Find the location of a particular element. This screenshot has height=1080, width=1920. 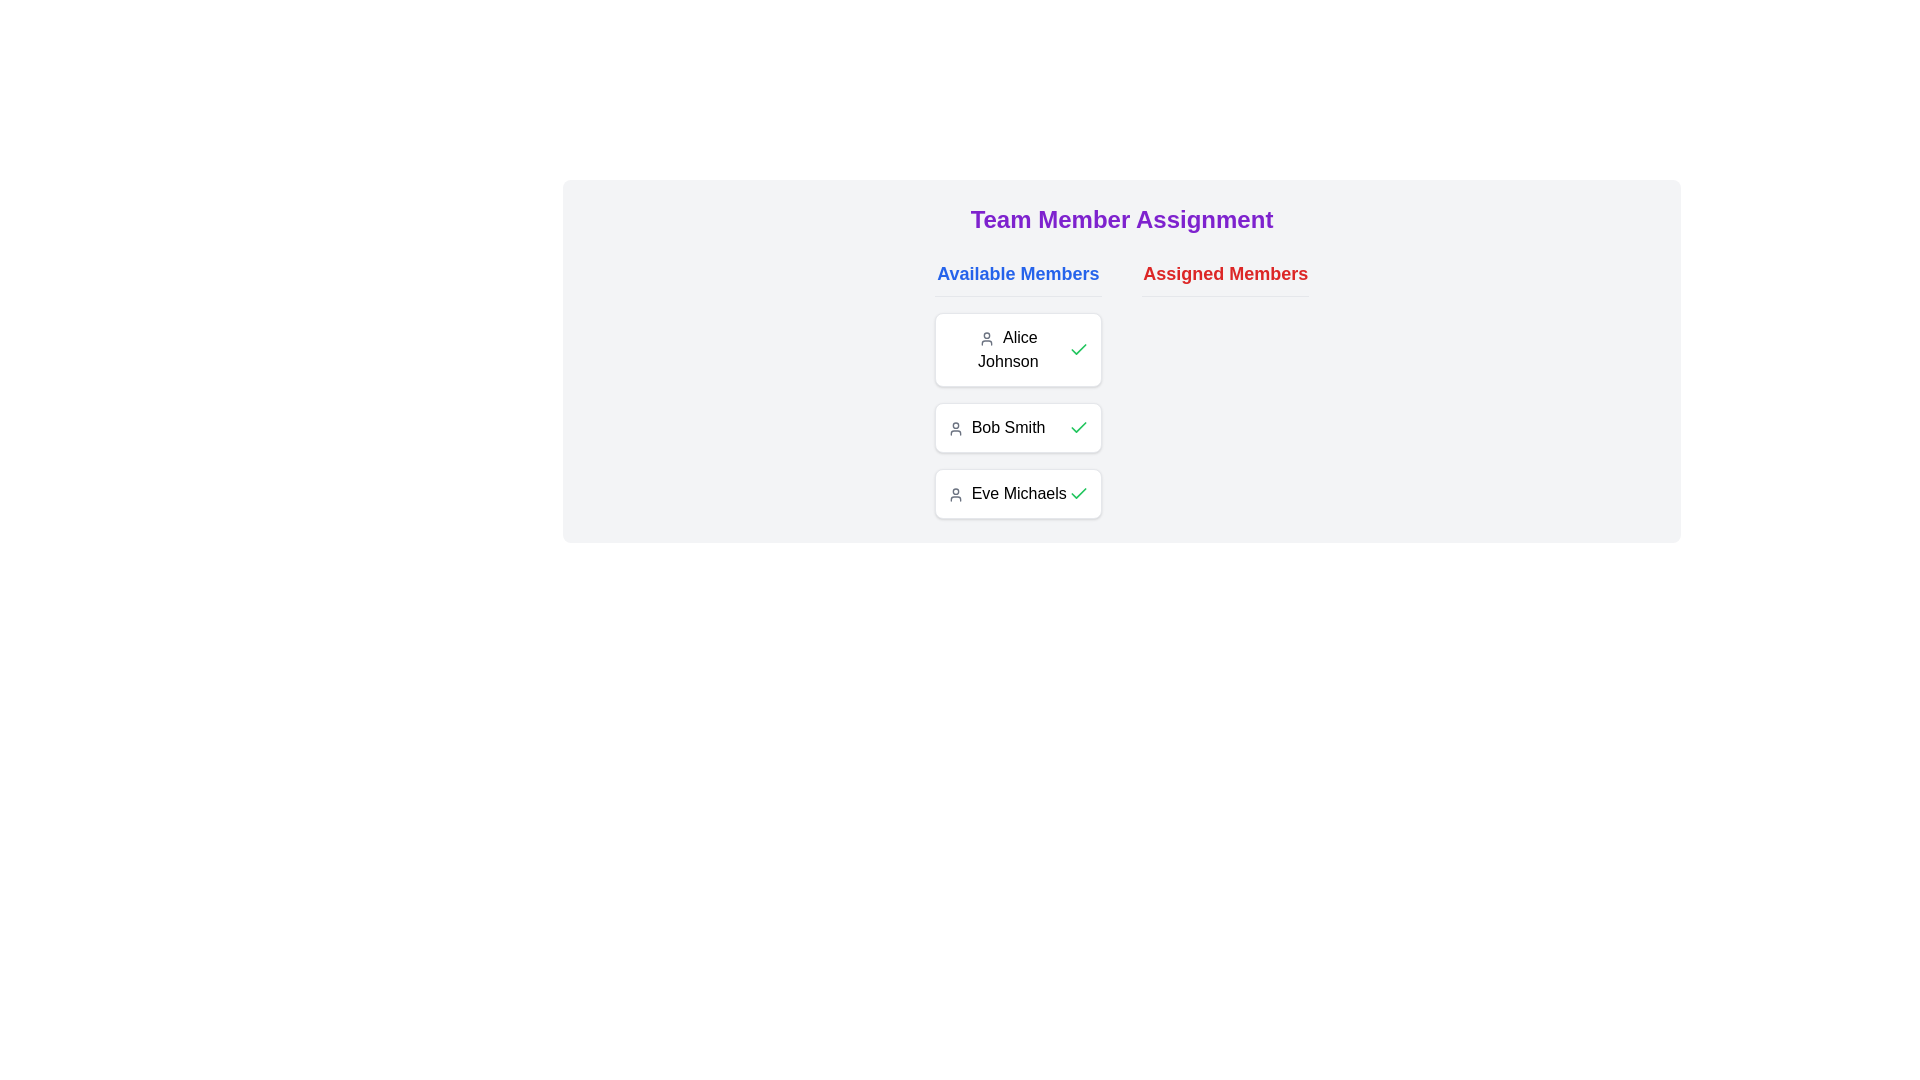

the gray user profile icon located to the left of the name 'Alice Johnson' is located at coordinates (987, 337).